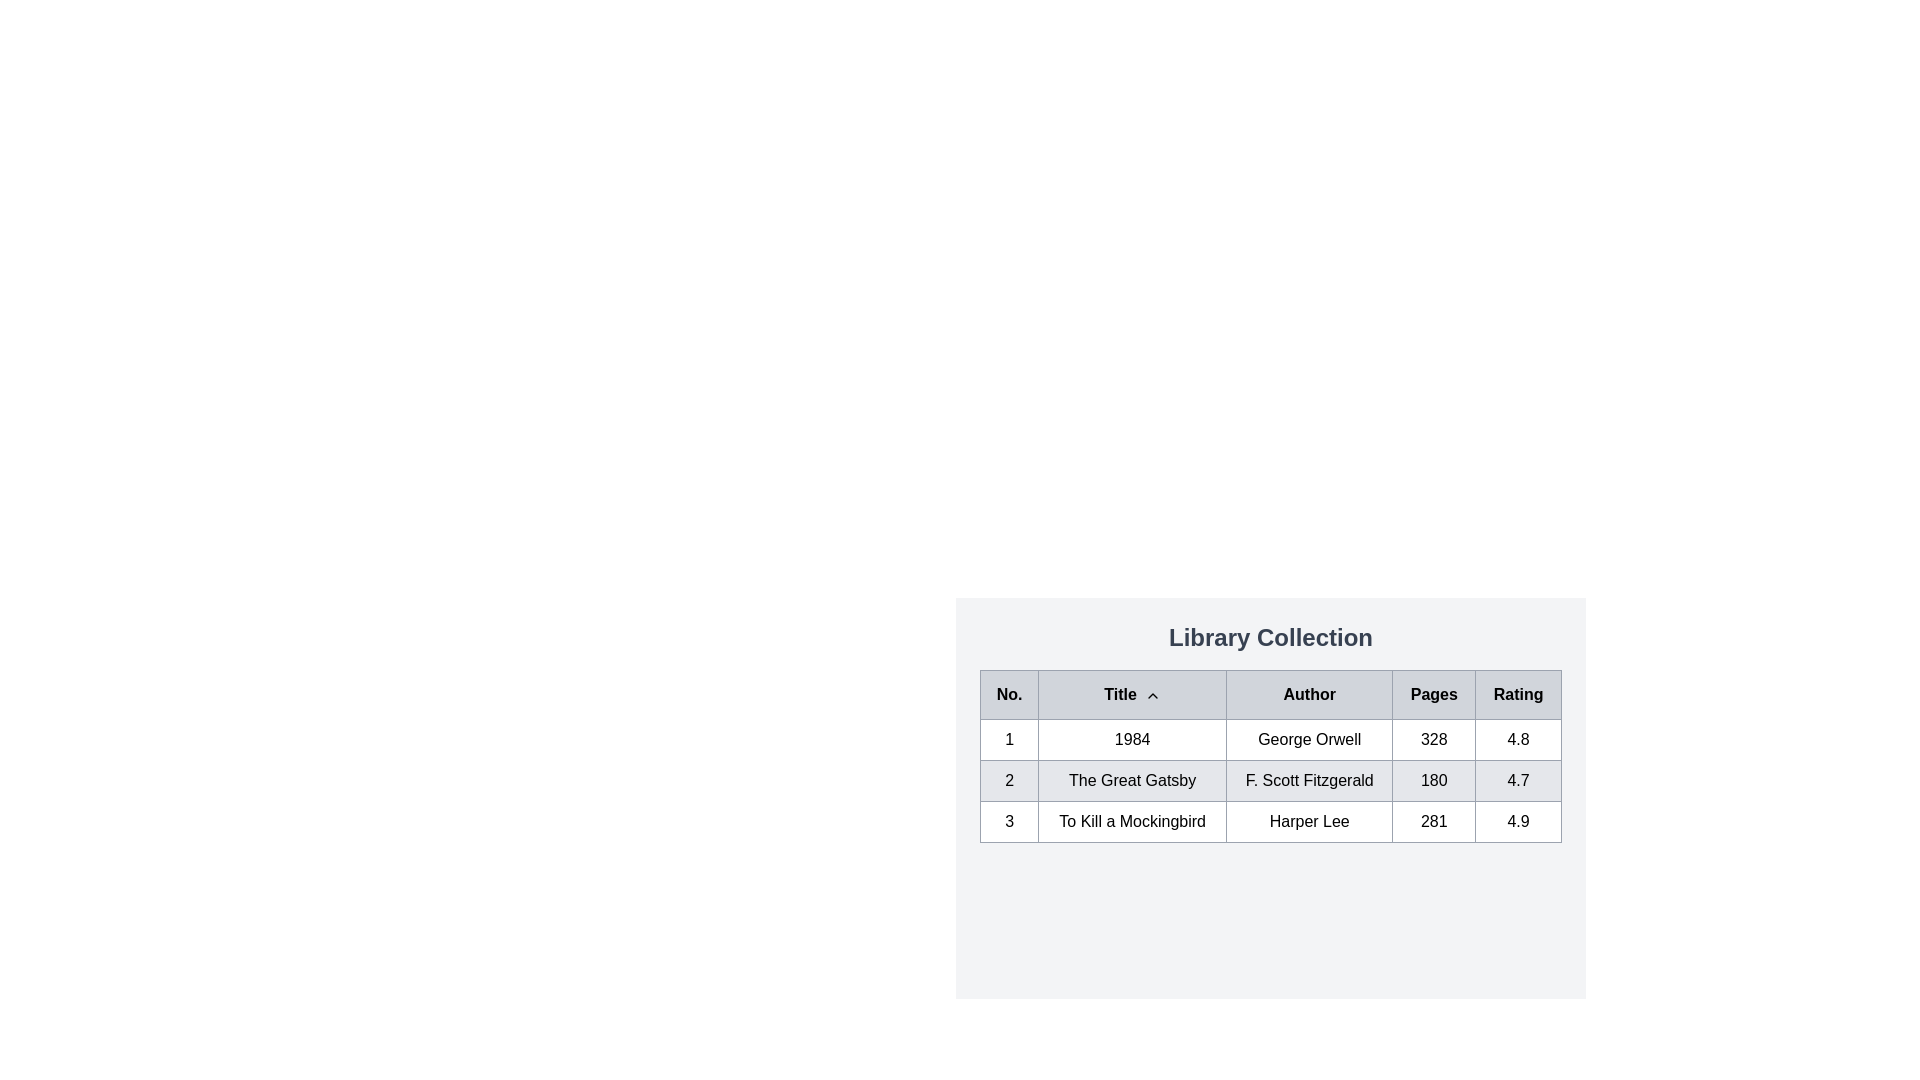 This screenshot has width=1920, height=1080. I want to click on information presented in the third row of the table, which contains details about a book, including its title, author, number of pages, and rating, so click(1270, 821).